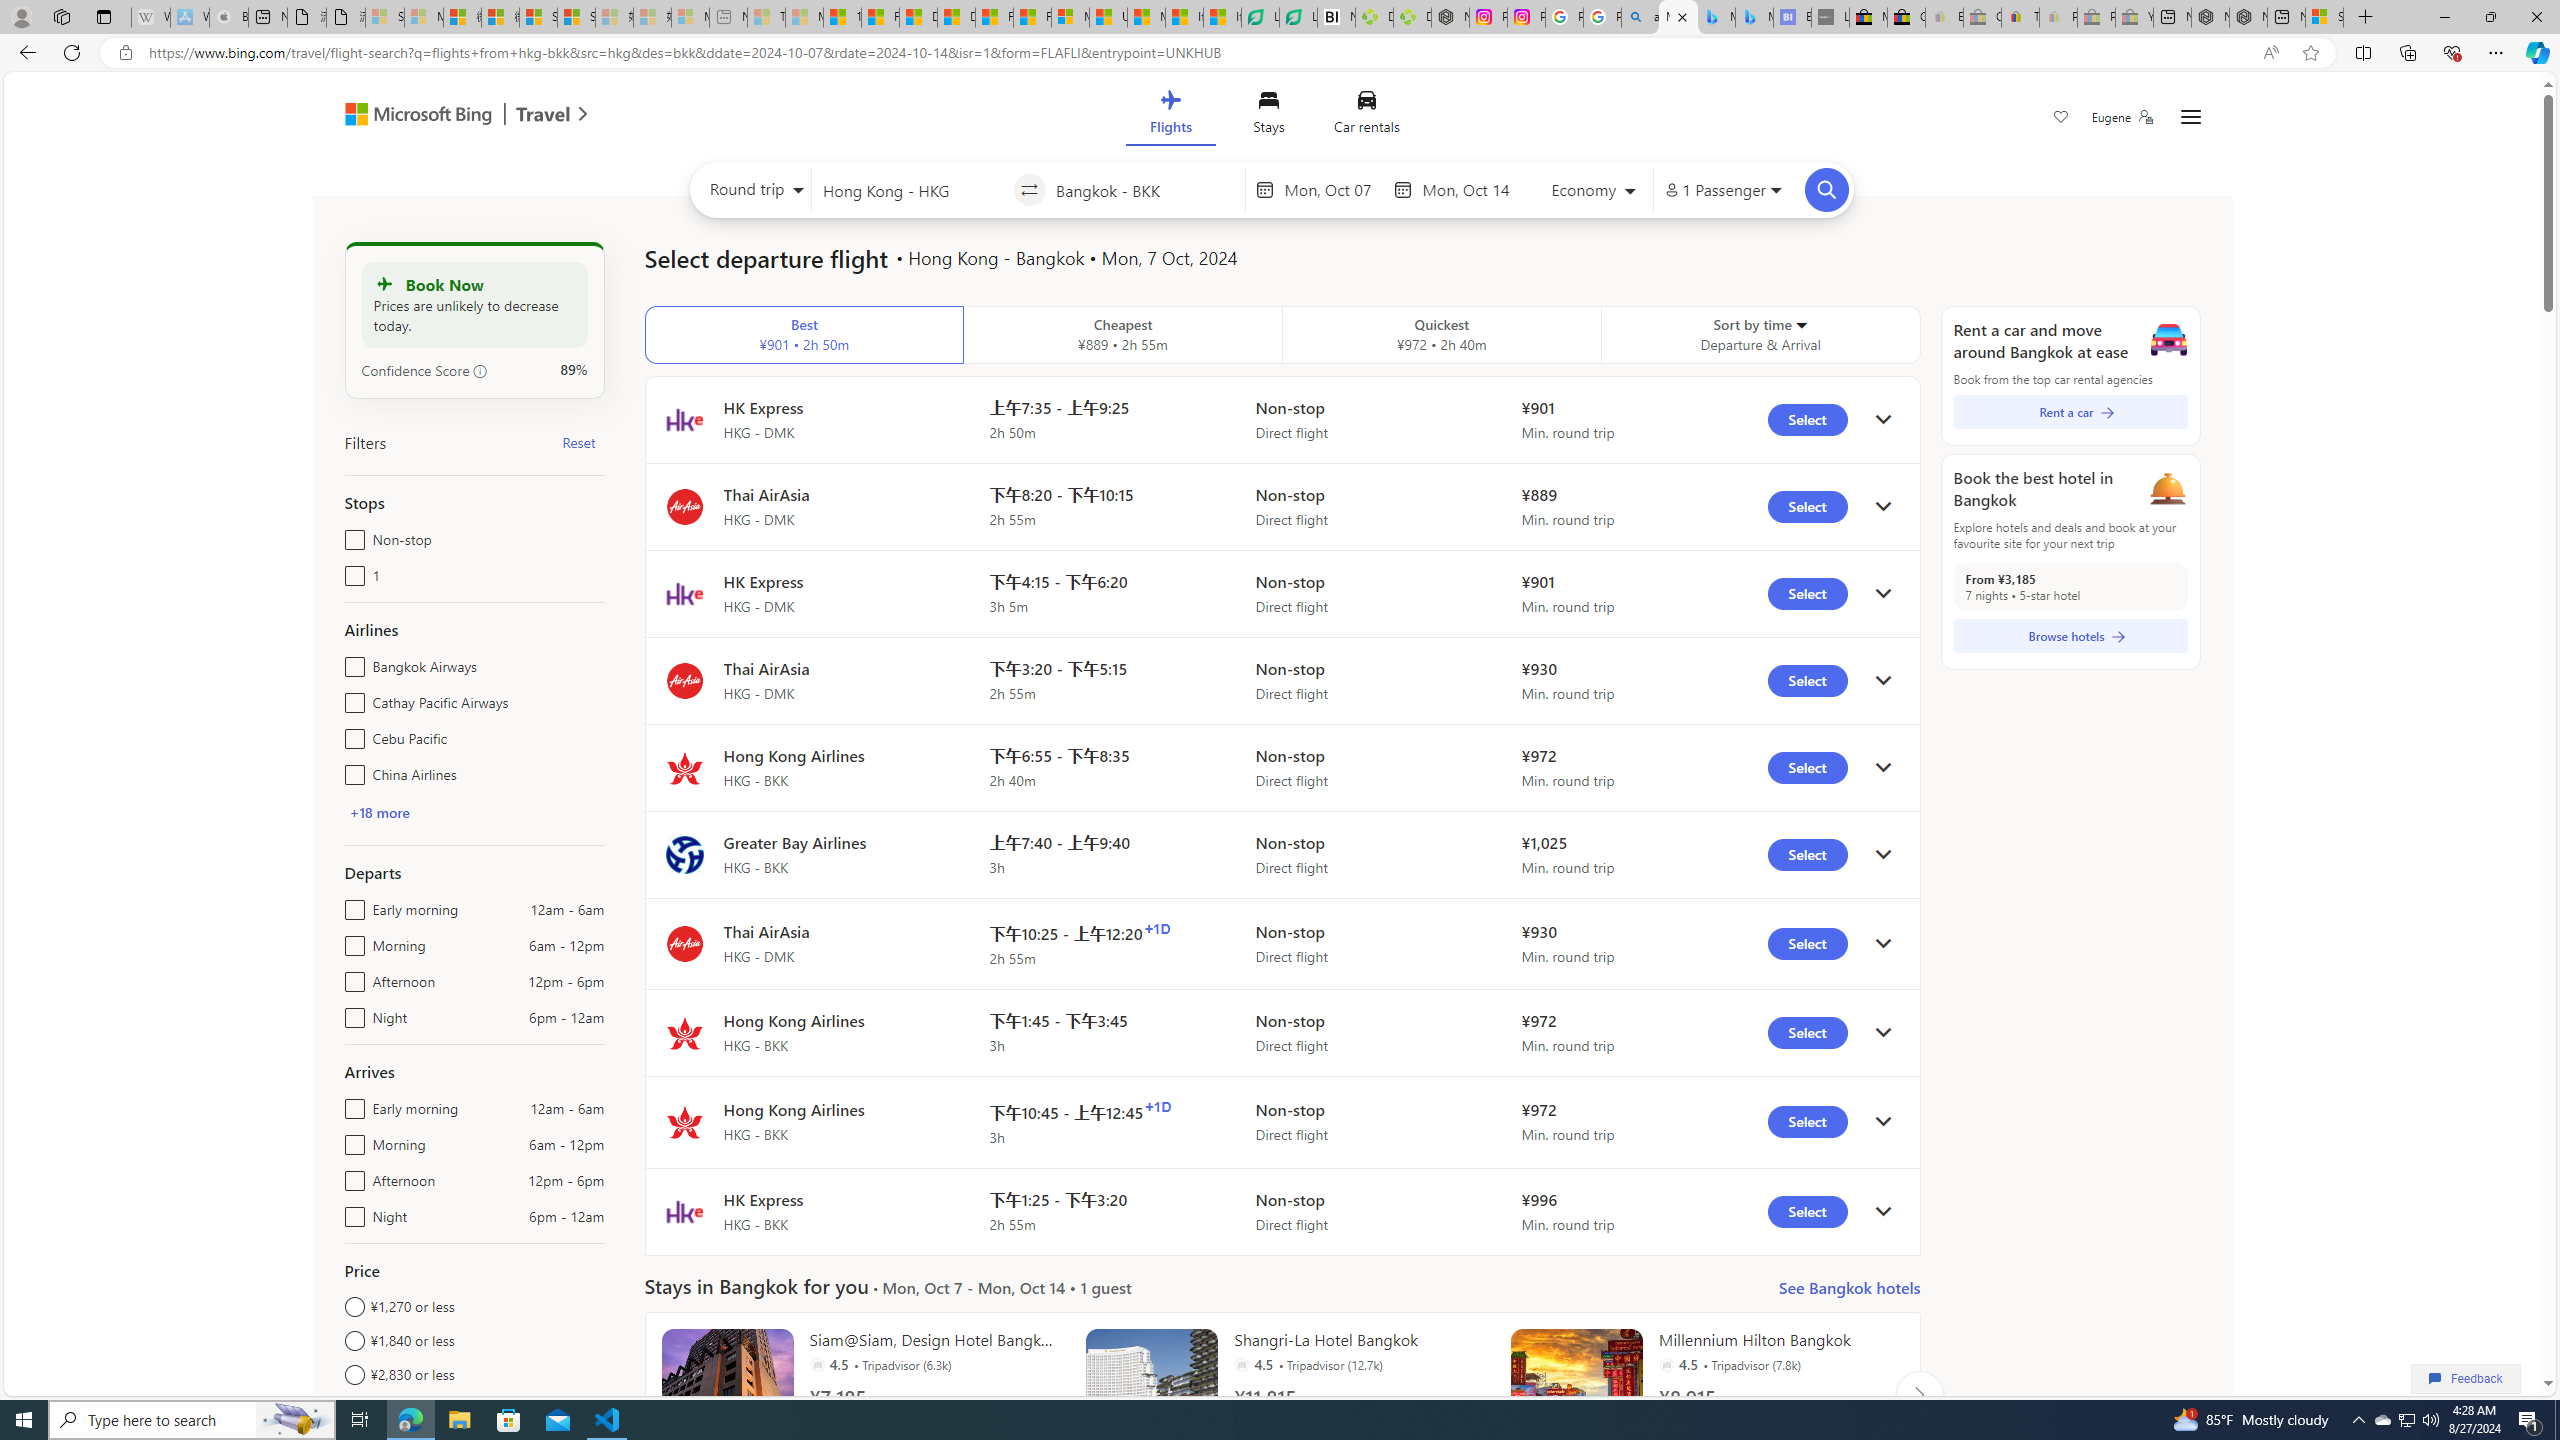  Describe the element at coordinates (1721, 189) in the screenshot. I see `'1 Passenger'` at that location.